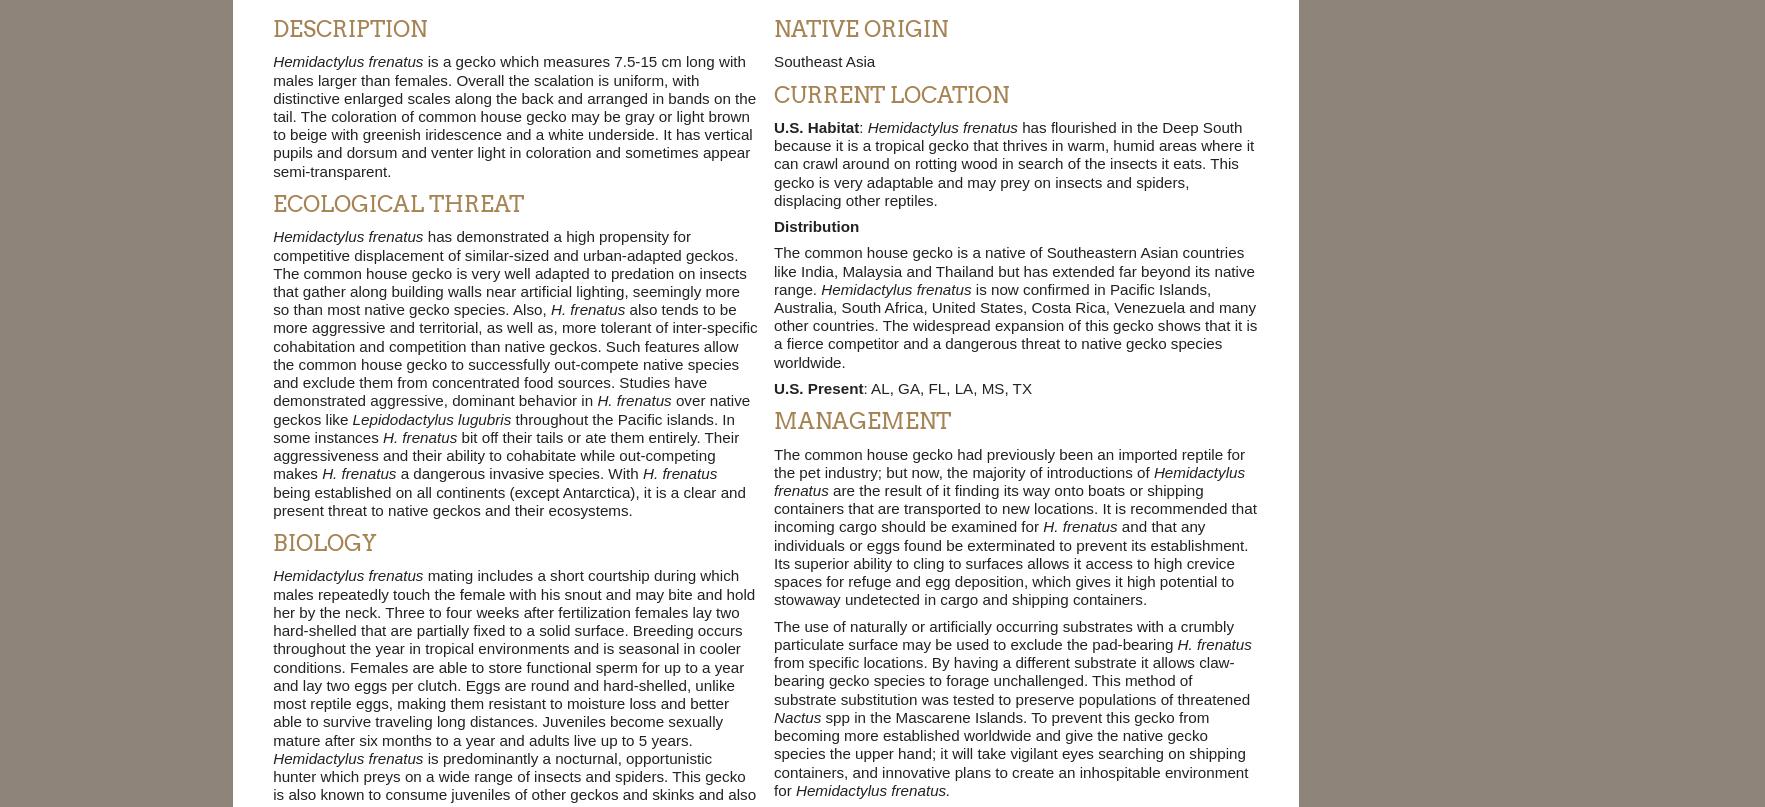  I want to click on 'spp in the Mascarene Islands. To prevent this gecko from becoming more established worldwide and give the native gecko species the upper hand; it will take vigilant eyes searching on shipping containers, and innovative plans to create an inhospitable environment for', so click(772, 752).